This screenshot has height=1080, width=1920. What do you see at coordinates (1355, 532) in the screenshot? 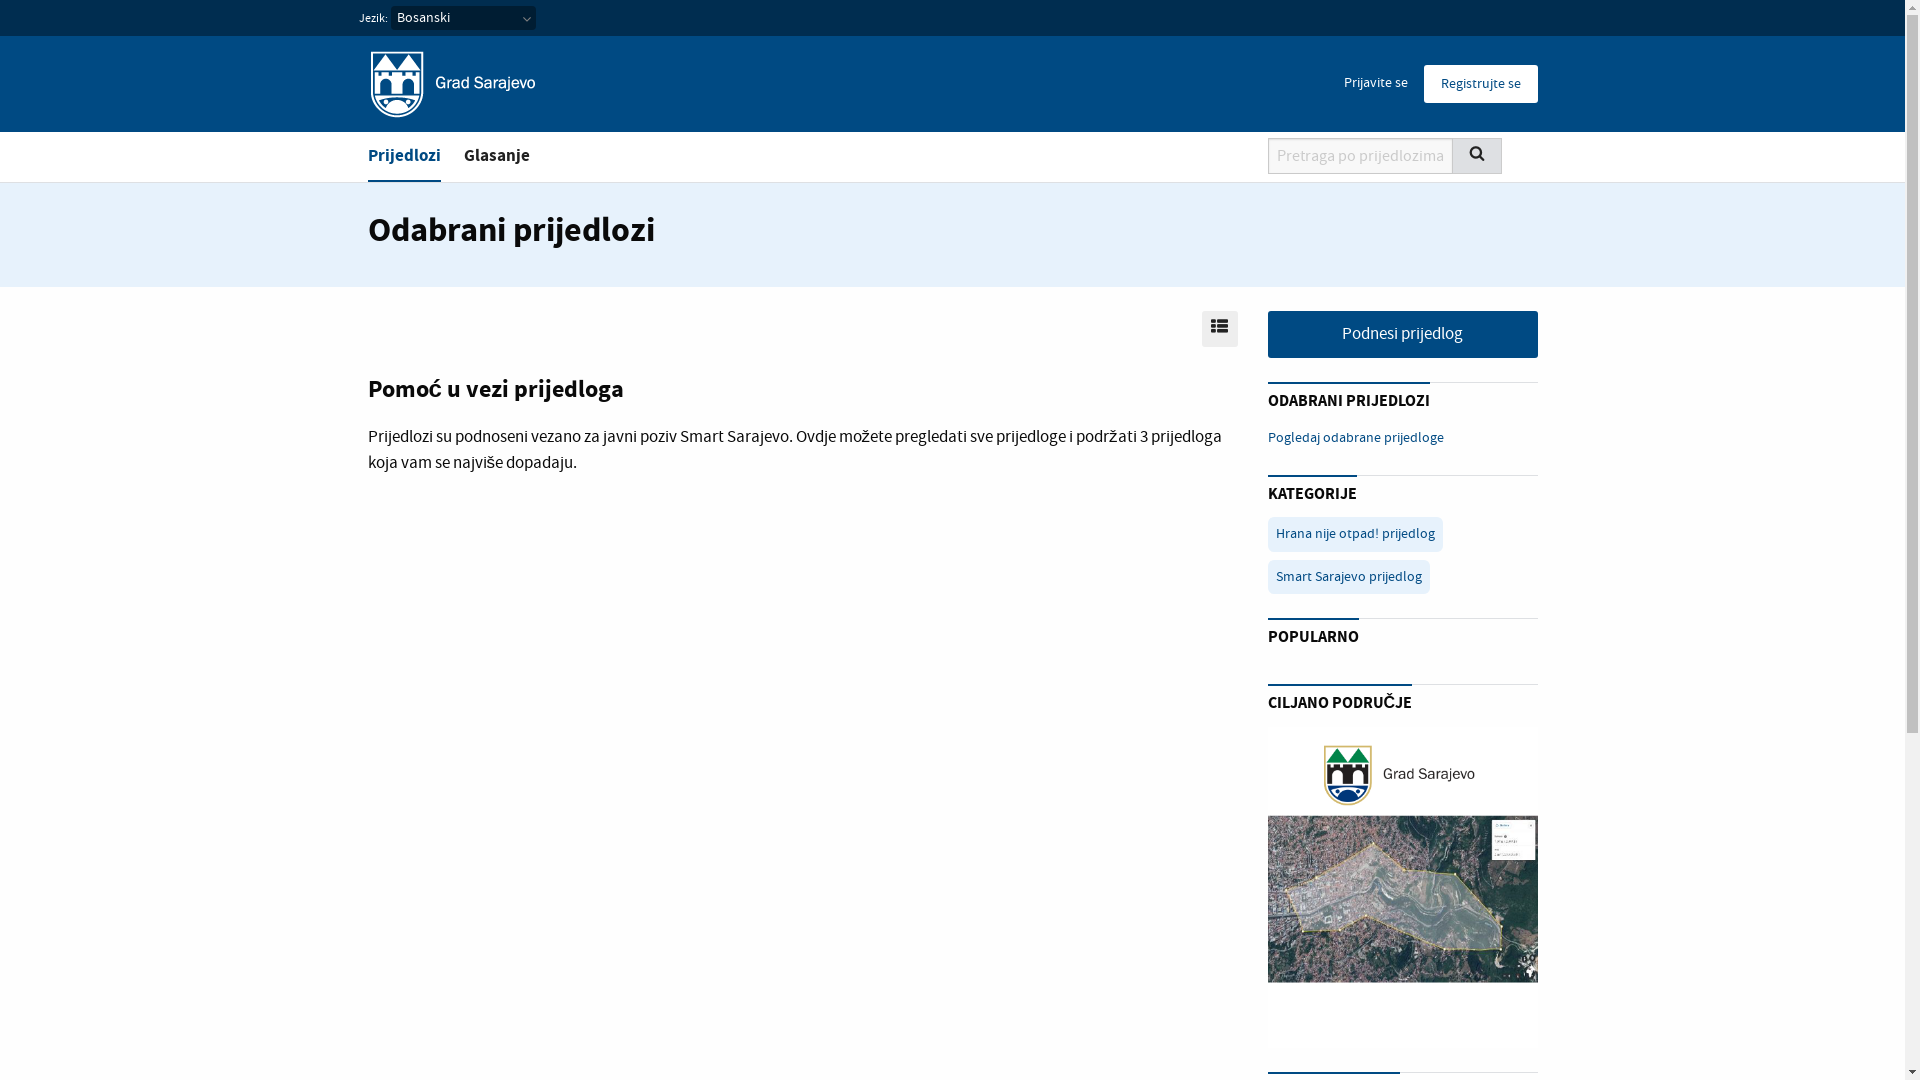
I see `'Hrana nije otpad! prijedlog'` at bounding box center [1355, 532].